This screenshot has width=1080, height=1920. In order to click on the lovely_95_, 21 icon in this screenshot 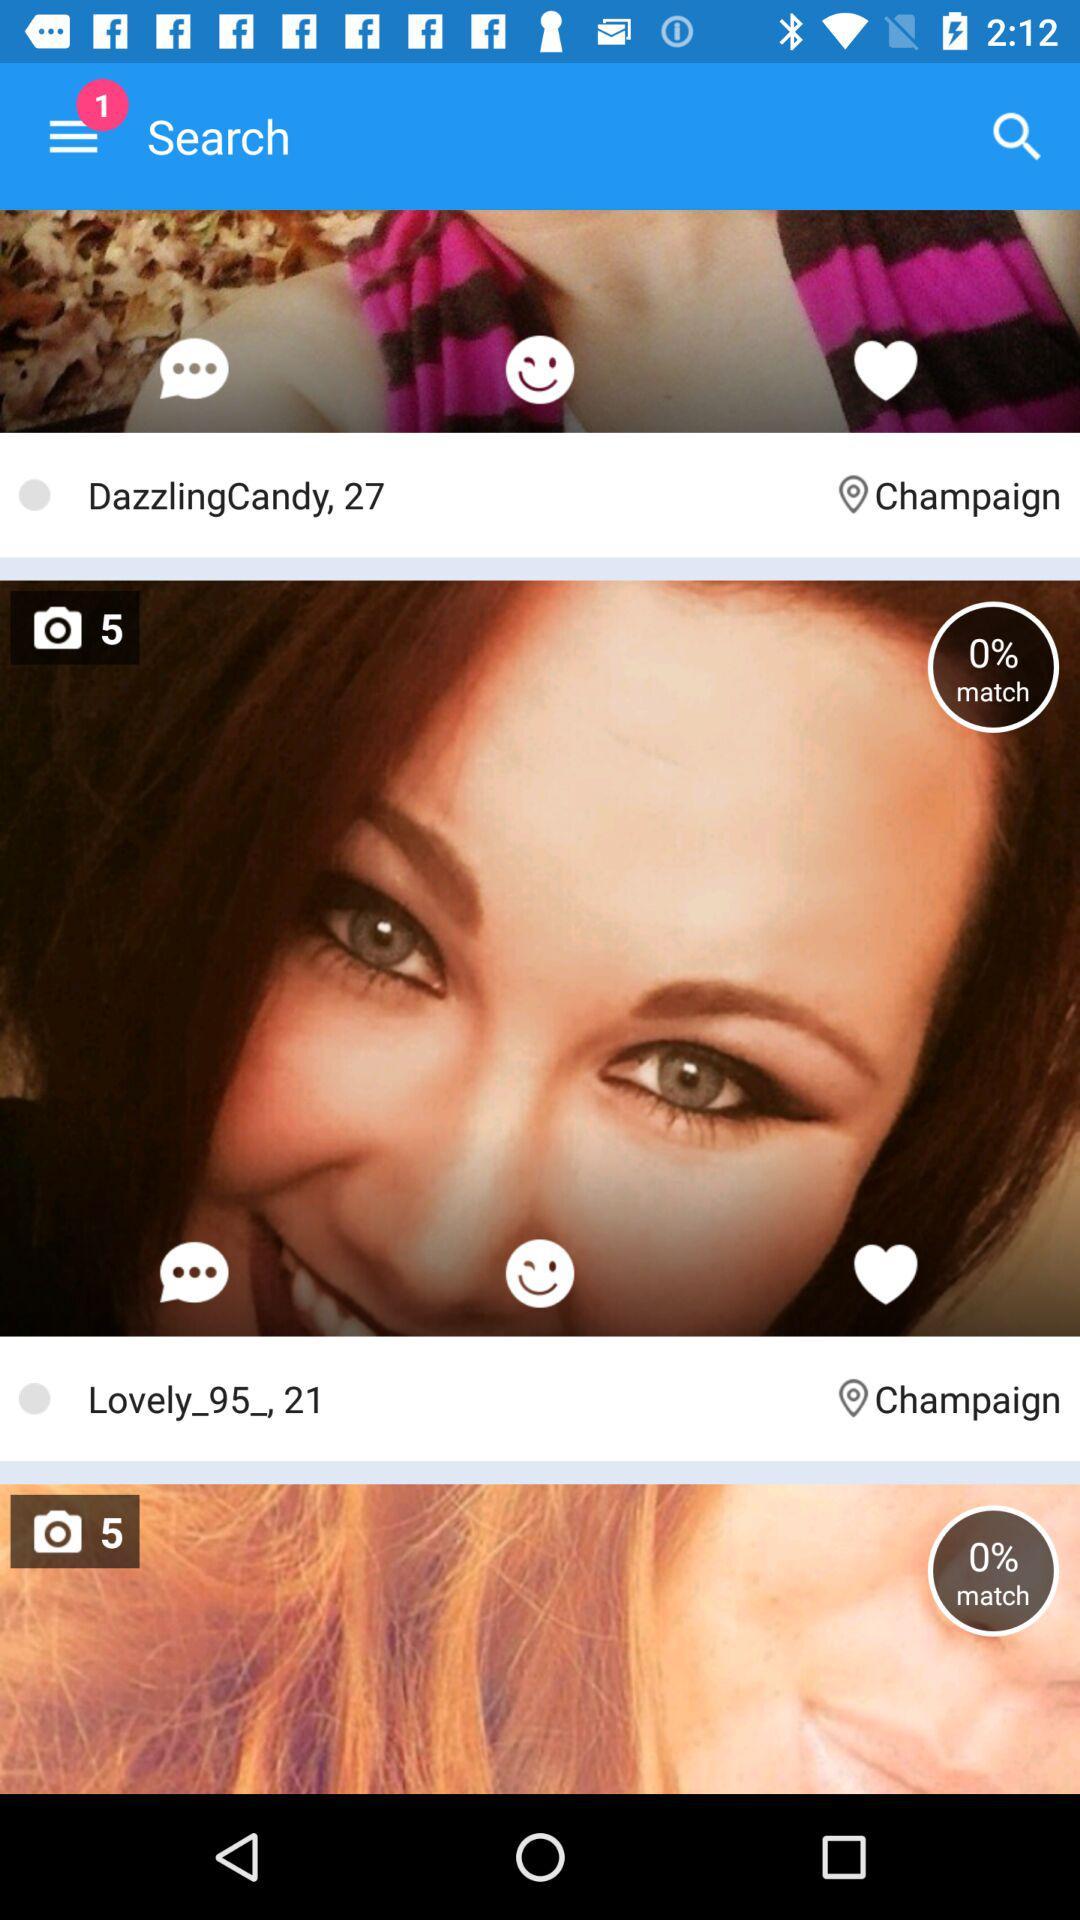, I will do `click(450, 1397)`.